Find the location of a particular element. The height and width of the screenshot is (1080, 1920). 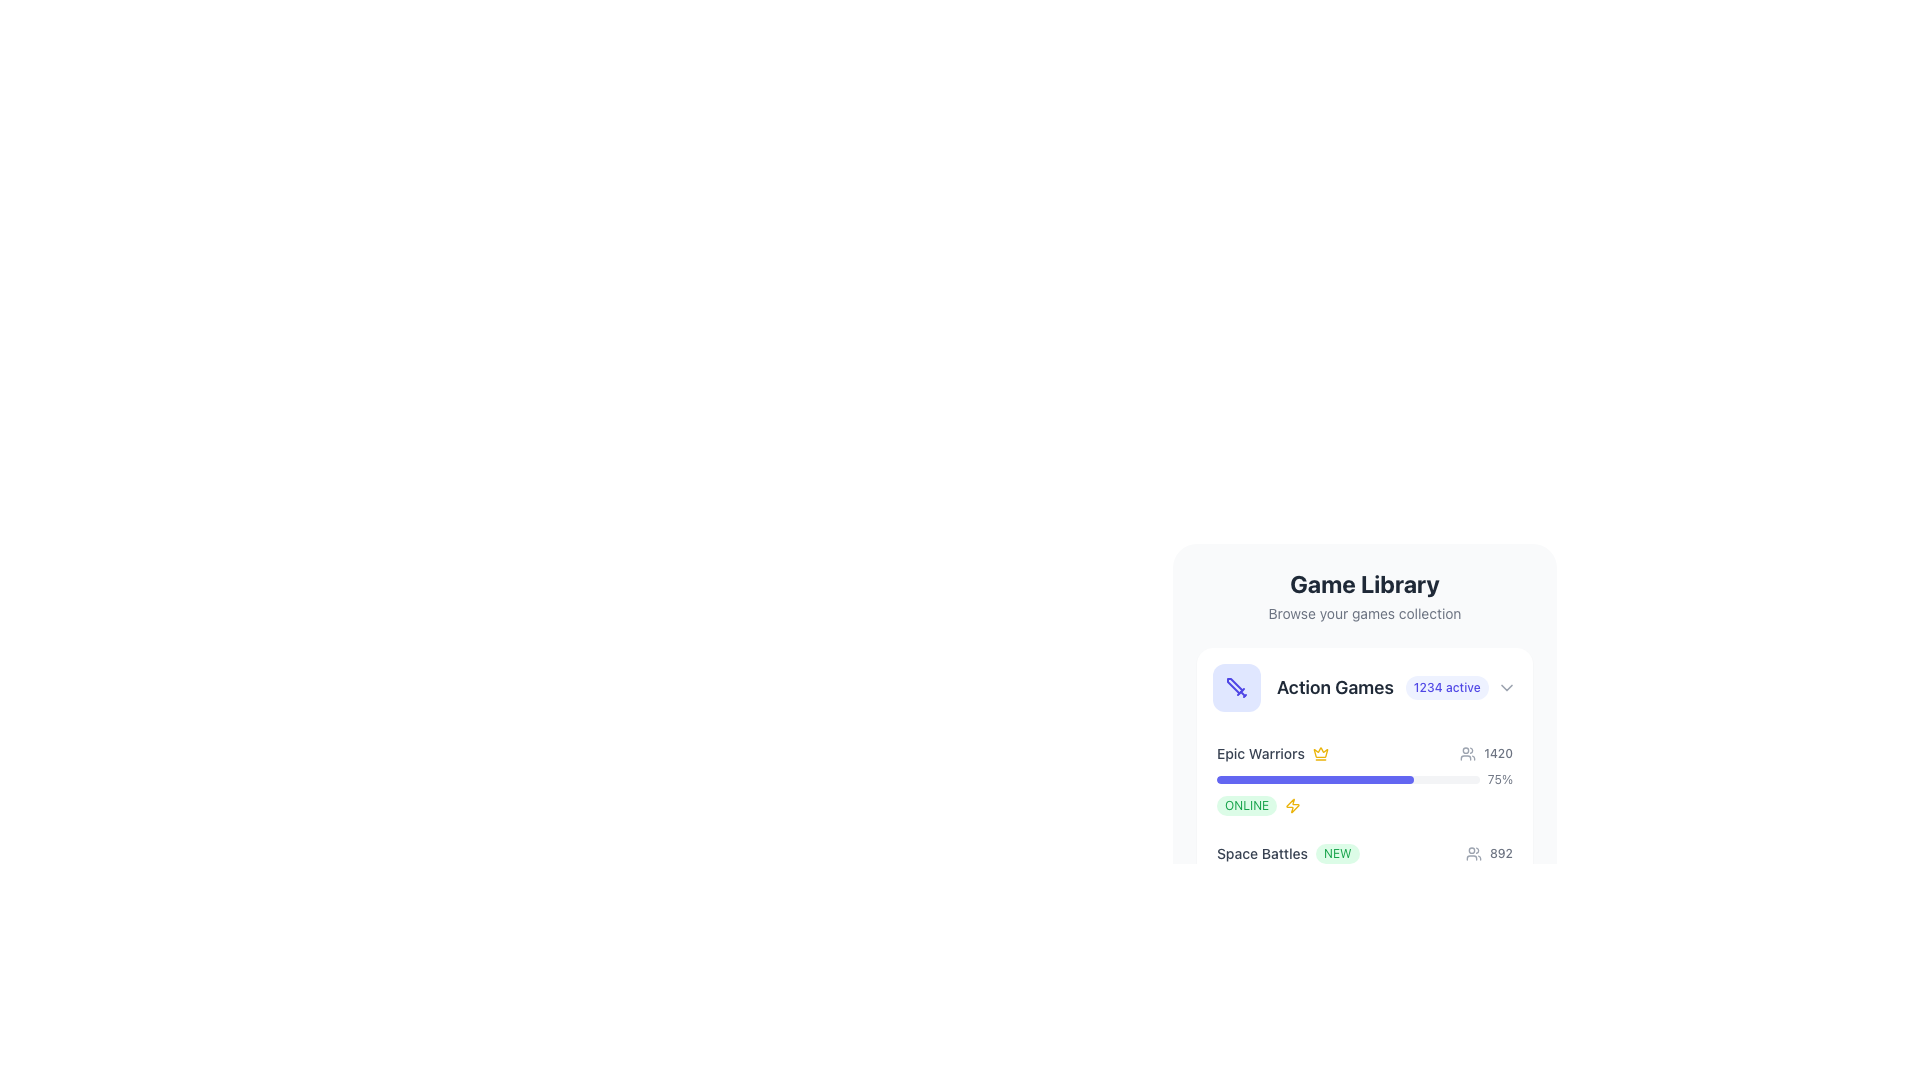

the Progress Bar with Percentage Label indicating 75% completion within the 'Epic Warriors' game card in the 'Action Games' panel of the Game Library is located at coordinates (1363, 778).